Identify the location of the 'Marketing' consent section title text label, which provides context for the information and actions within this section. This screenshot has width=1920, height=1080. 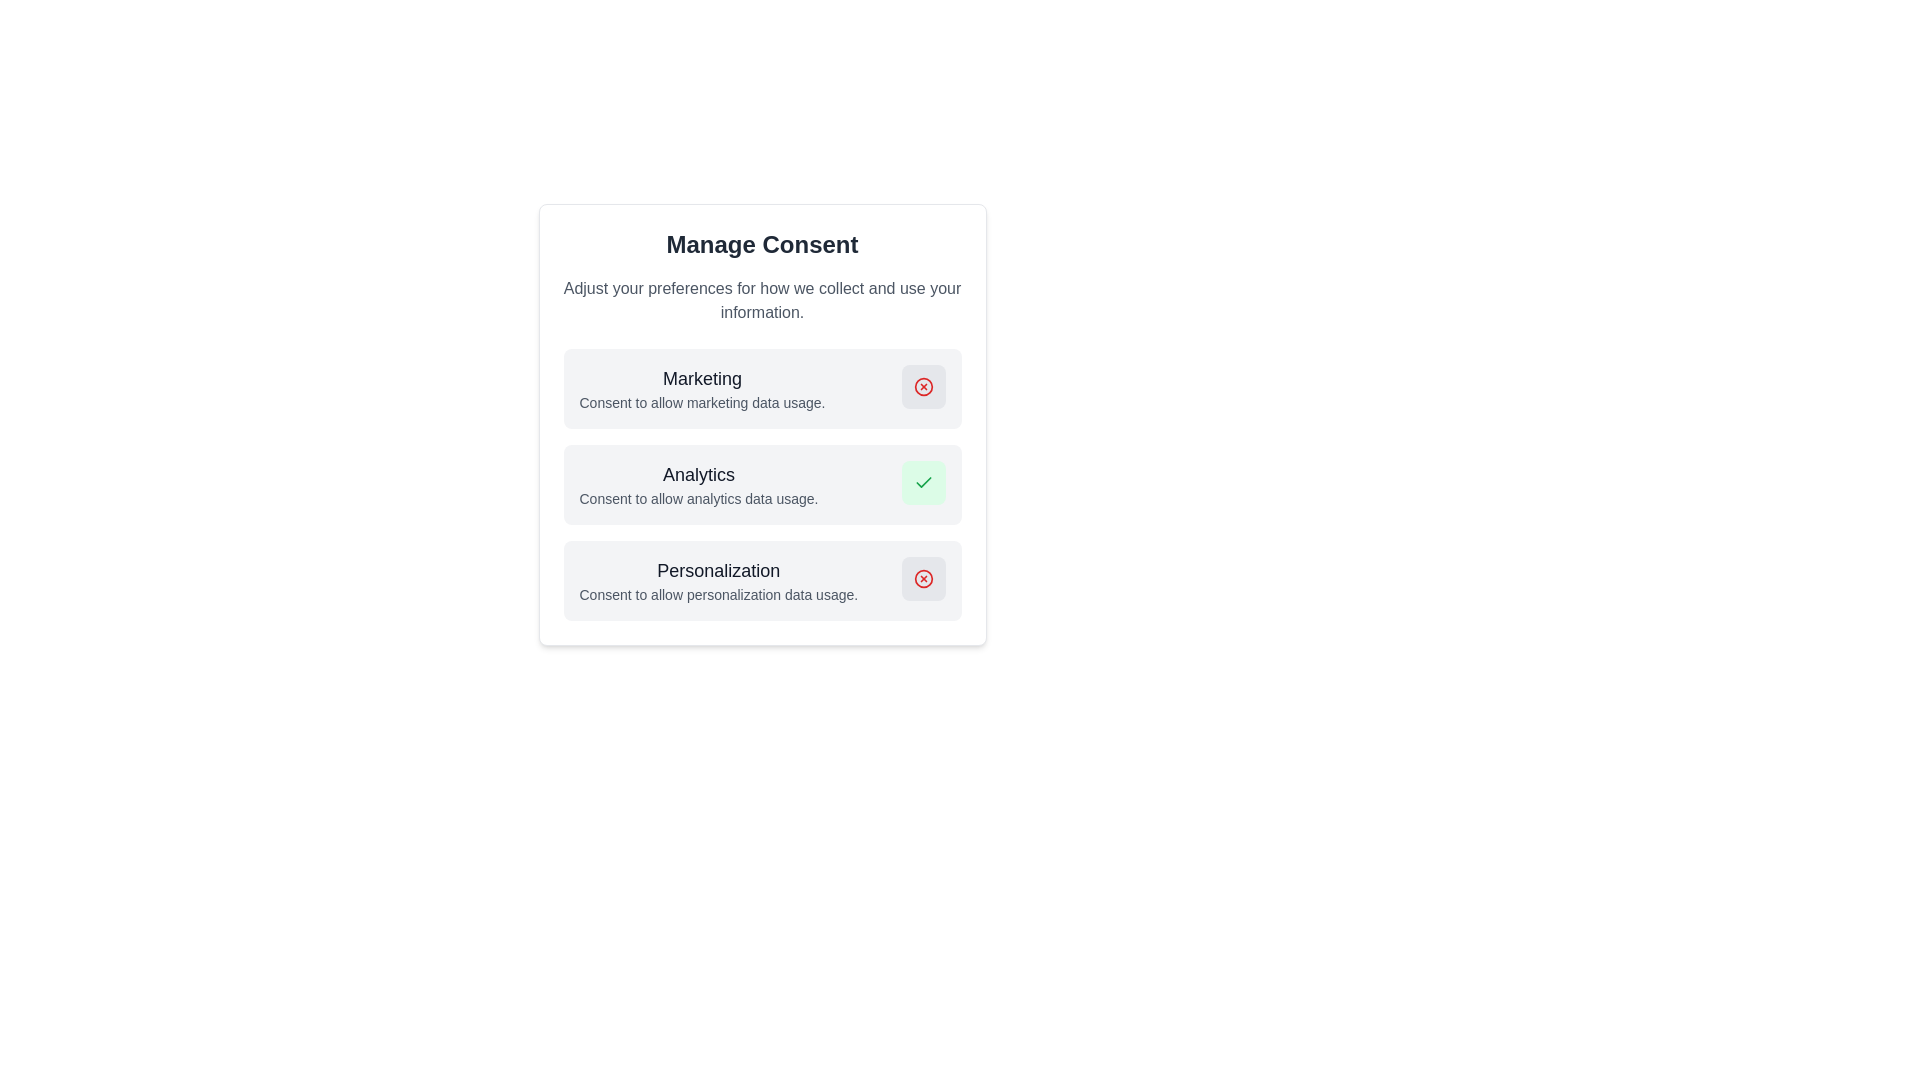
(702, 378).